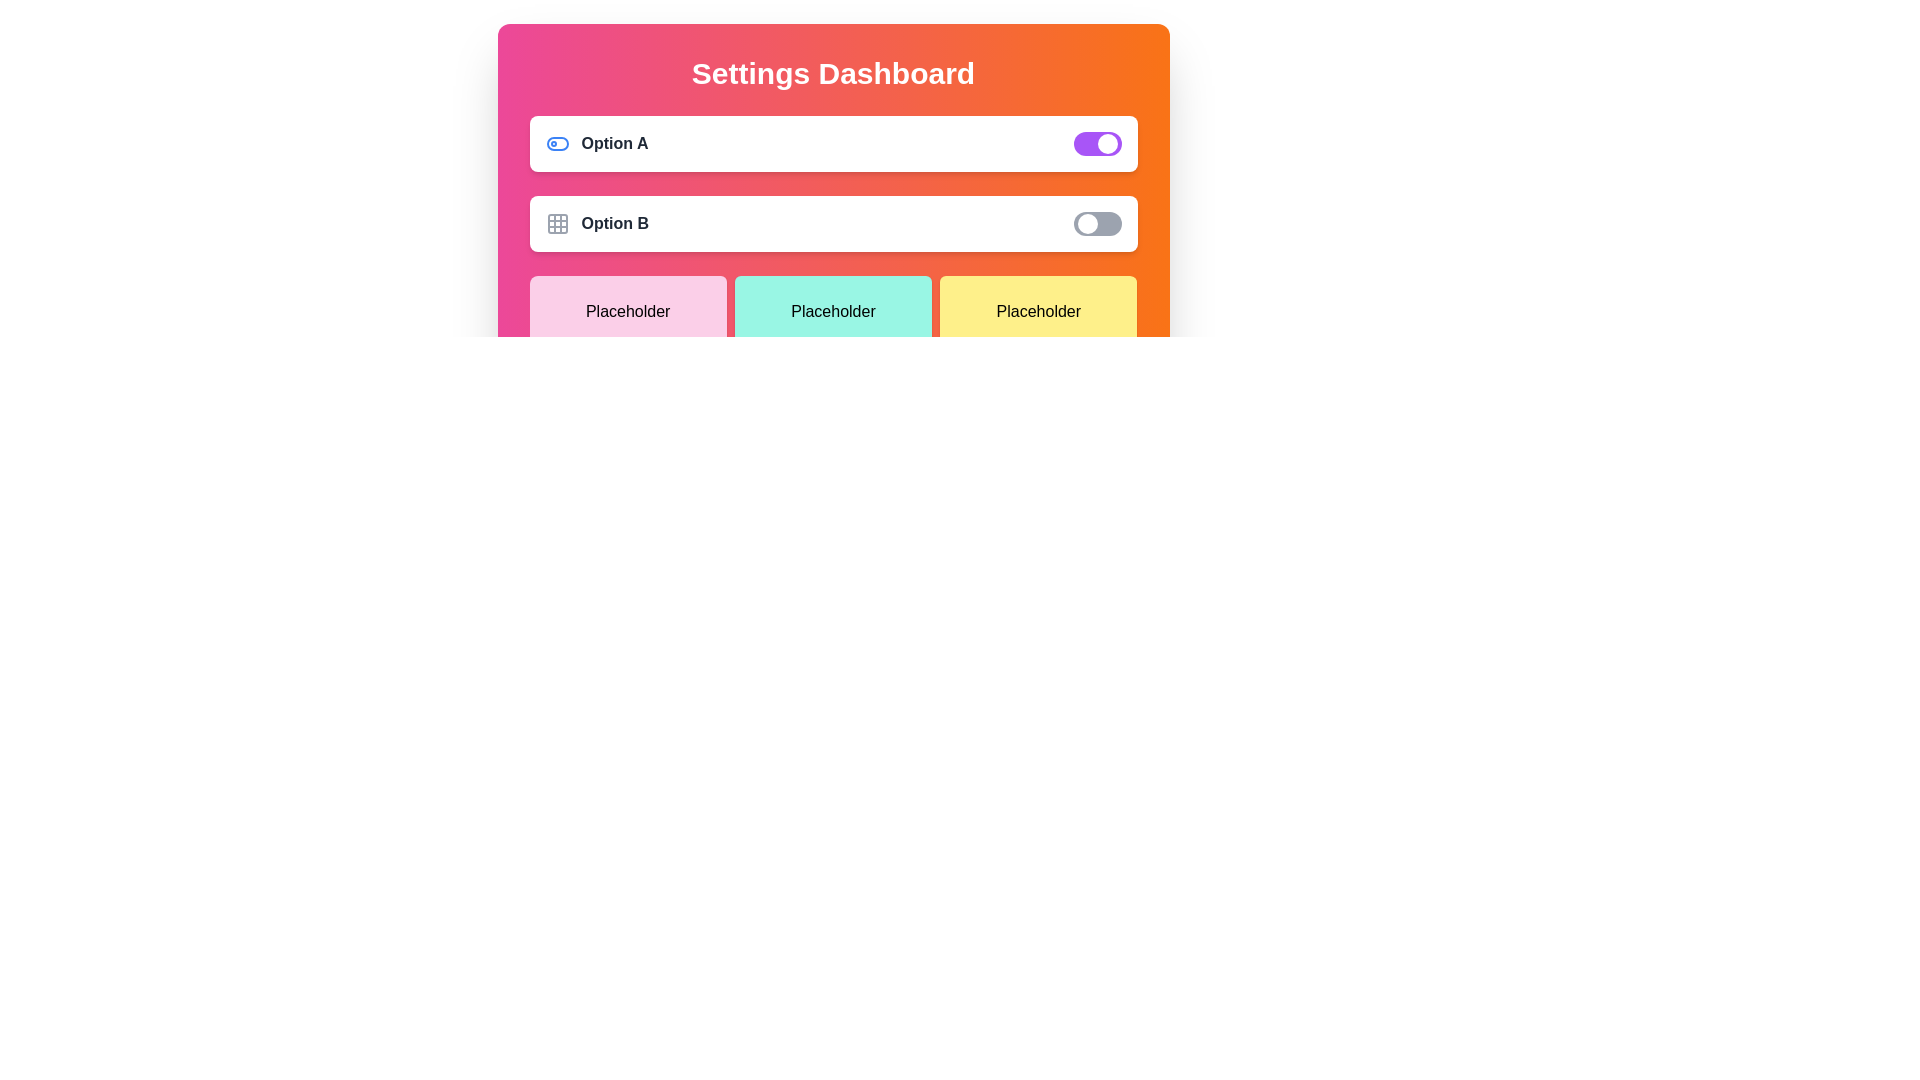 The image size is (1920, 1080). I want to click on the text label for the toggle option 'Option A', which is positioned to the right of a blue toggle icon, so click(613, 142).